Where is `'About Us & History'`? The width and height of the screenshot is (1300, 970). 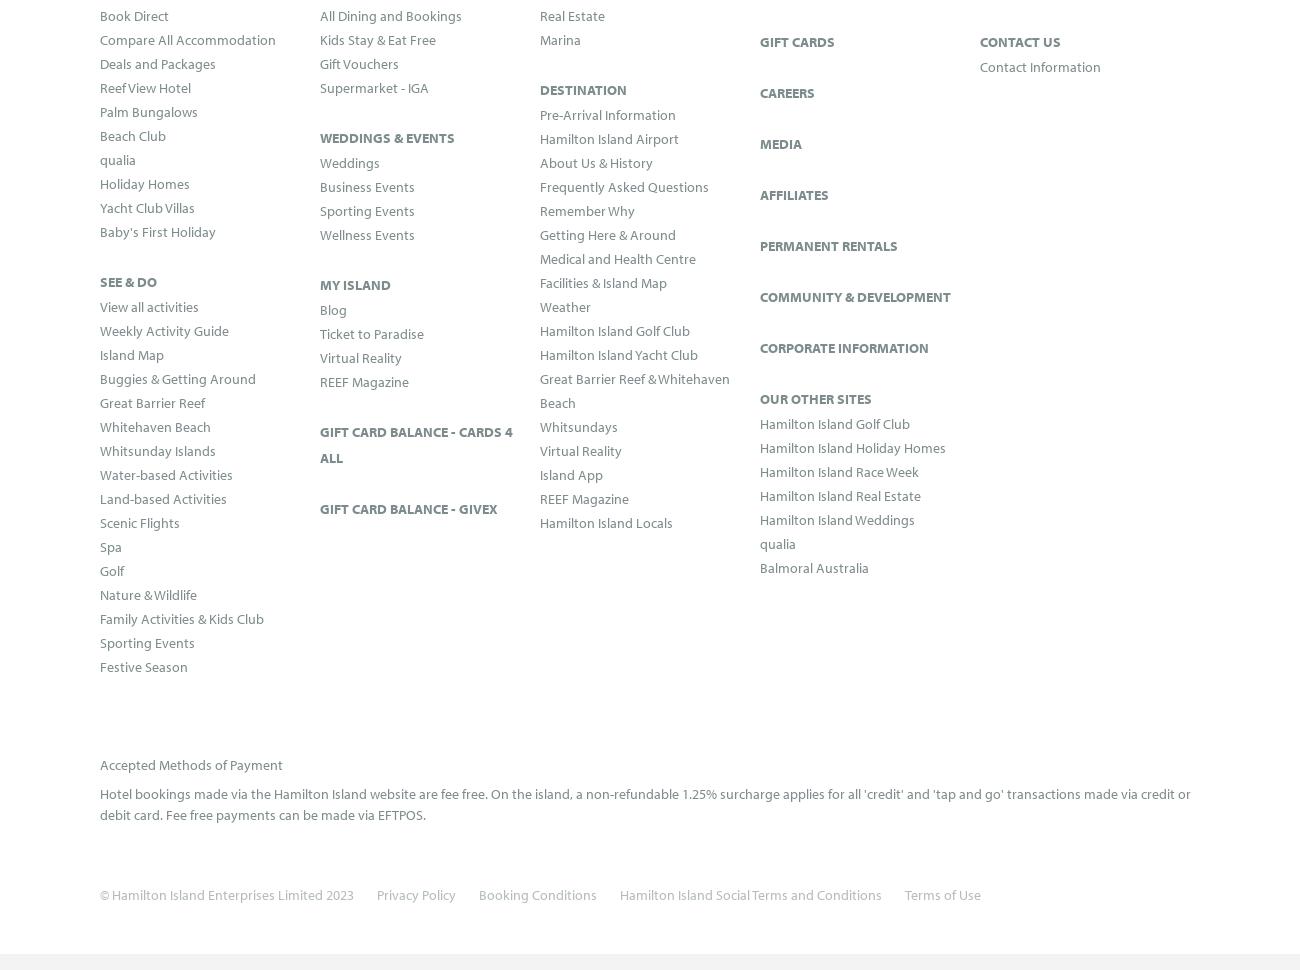
'About Us & History' is located at coordinates (595, 160).